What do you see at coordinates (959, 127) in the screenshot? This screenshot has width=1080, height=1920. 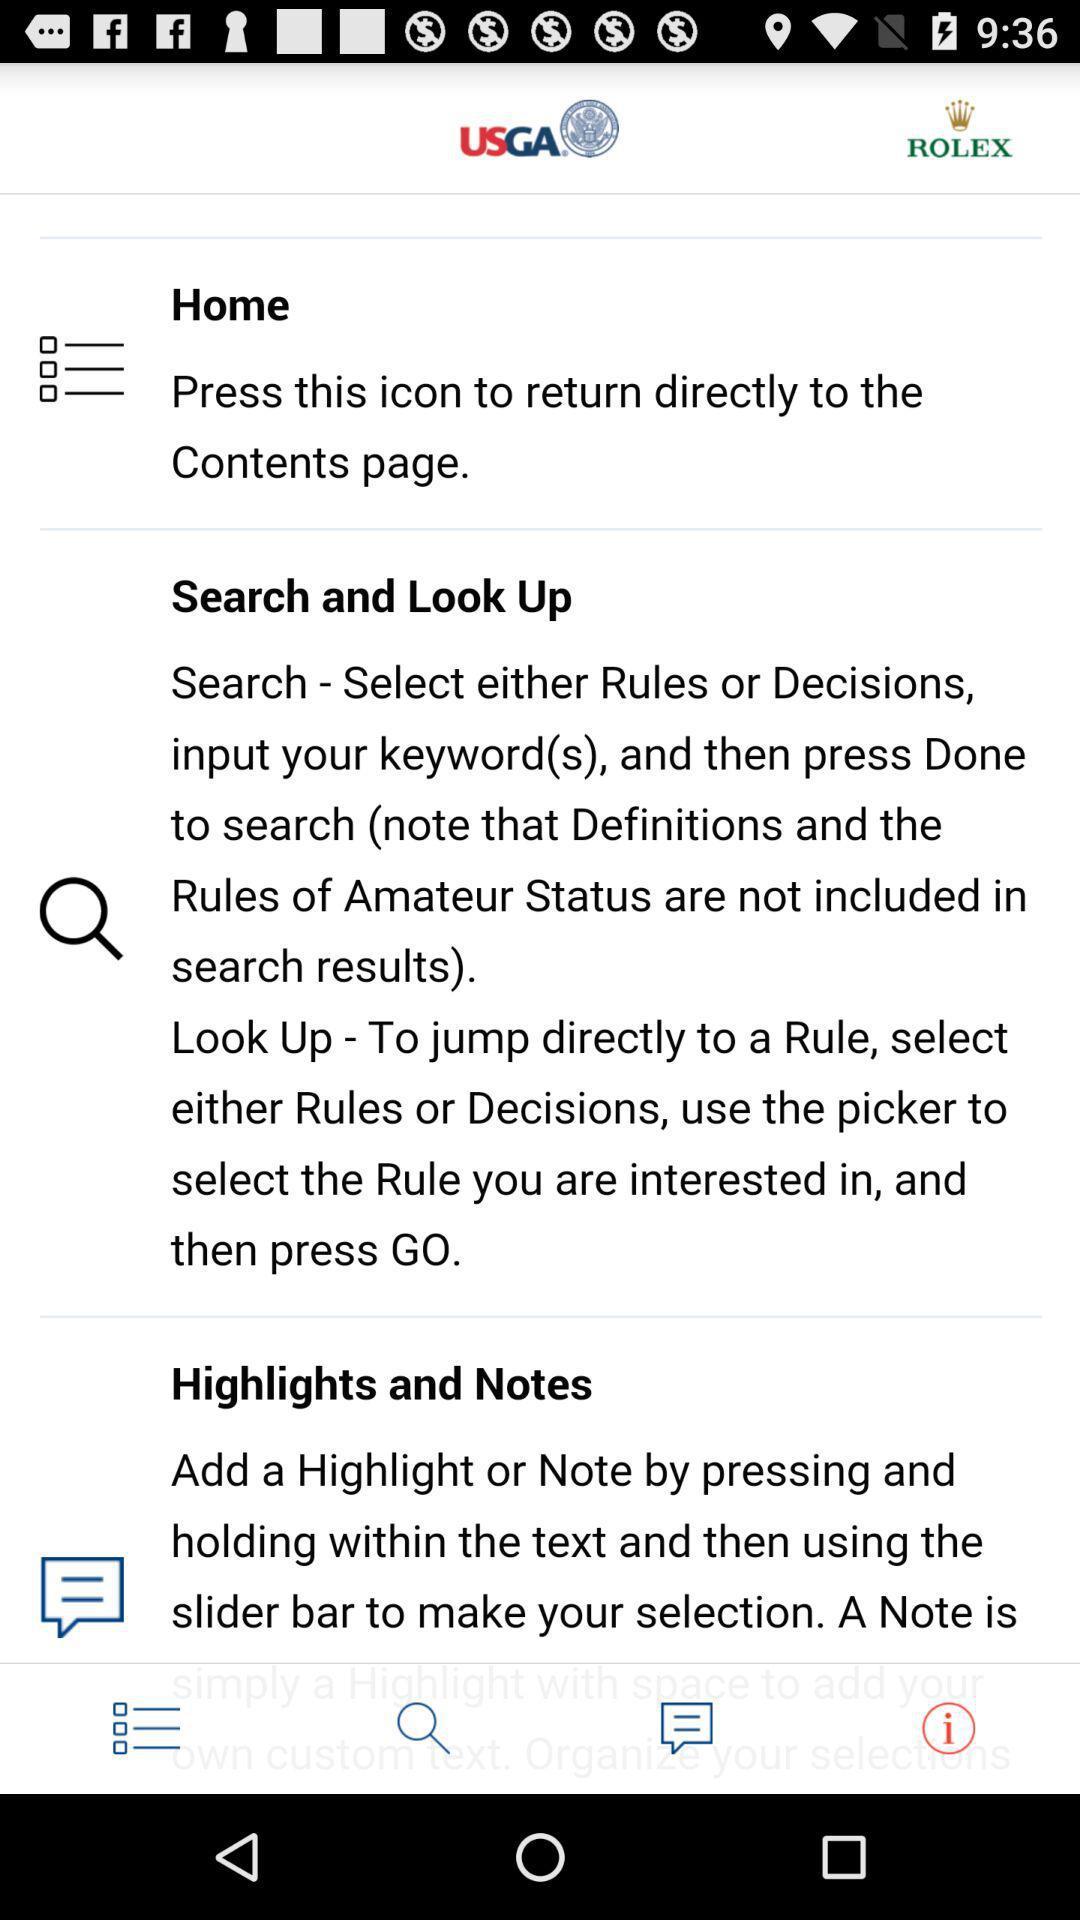 I see `rolex website` at bounding box center [959, 127].